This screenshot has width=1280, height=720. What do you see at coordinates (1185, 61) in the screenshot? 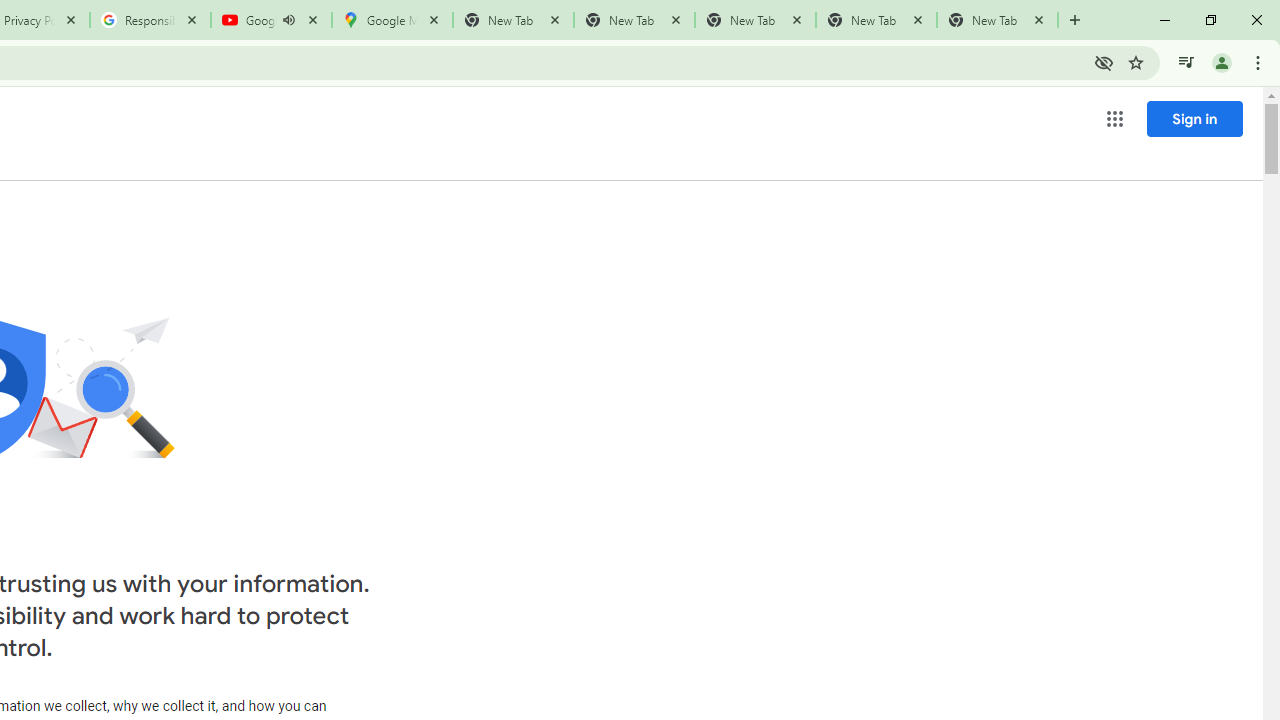
I see `'Control your music, videos, and more'` at bounding box center [1185, 61].